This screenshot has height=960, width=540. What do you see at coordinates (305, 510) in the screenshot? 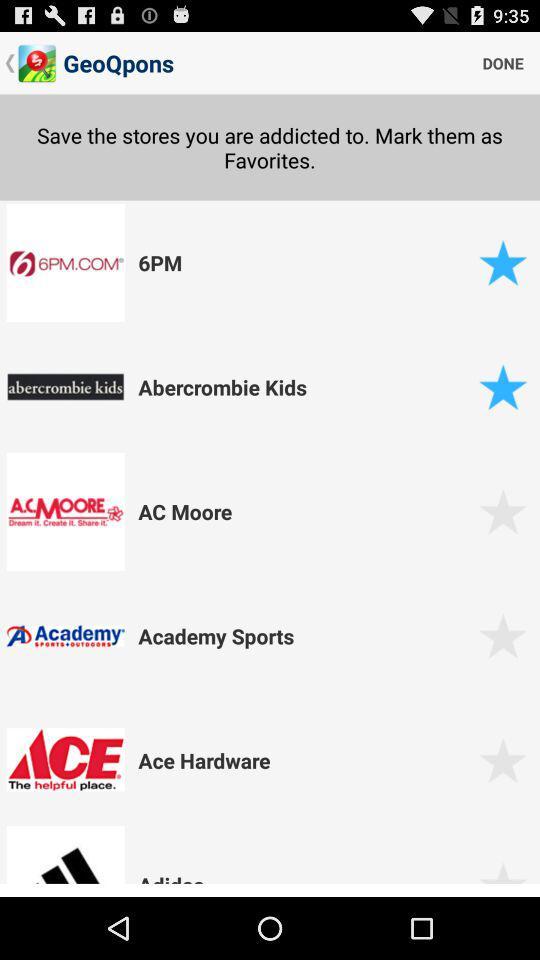
I see `the ac moore app` at bounding box center [305, 510].